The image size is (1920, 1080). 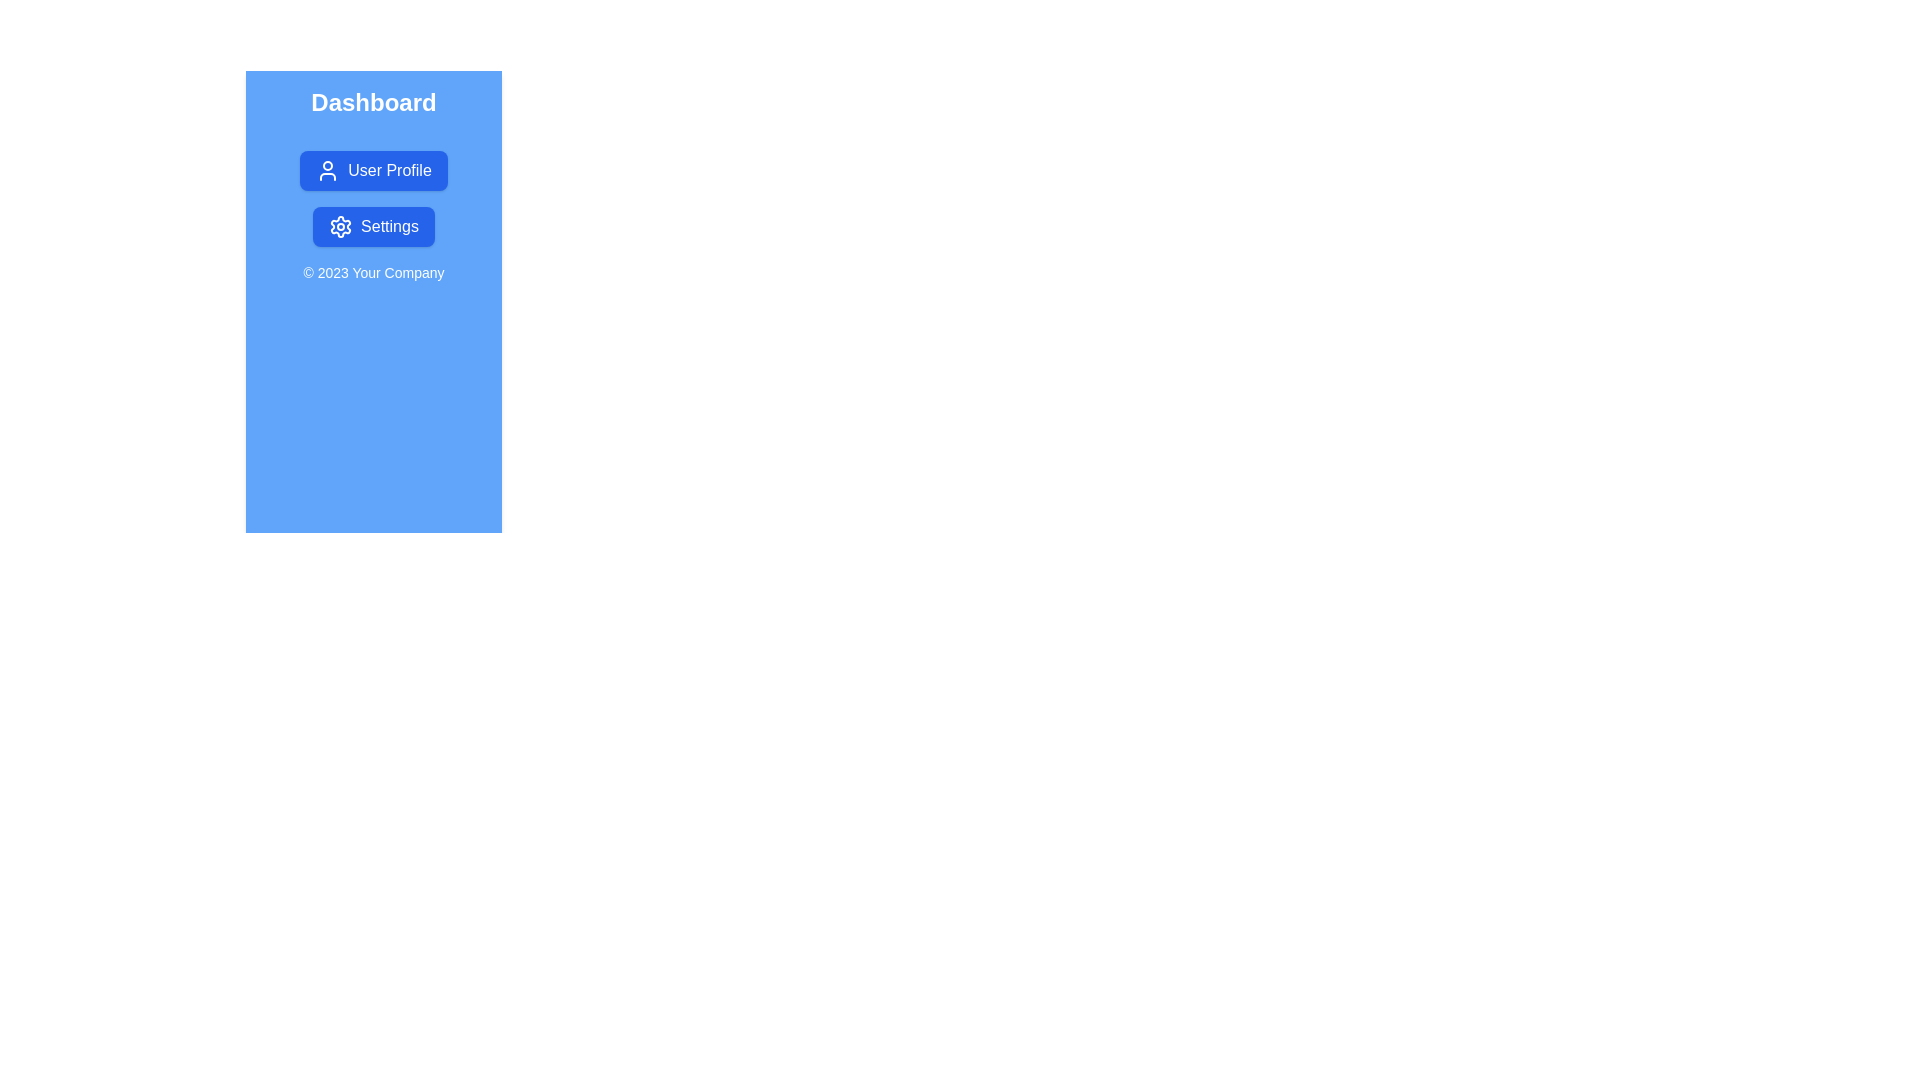 I want to click on toggle button to toggle the drawer visibility, so click(x=292, y=119).